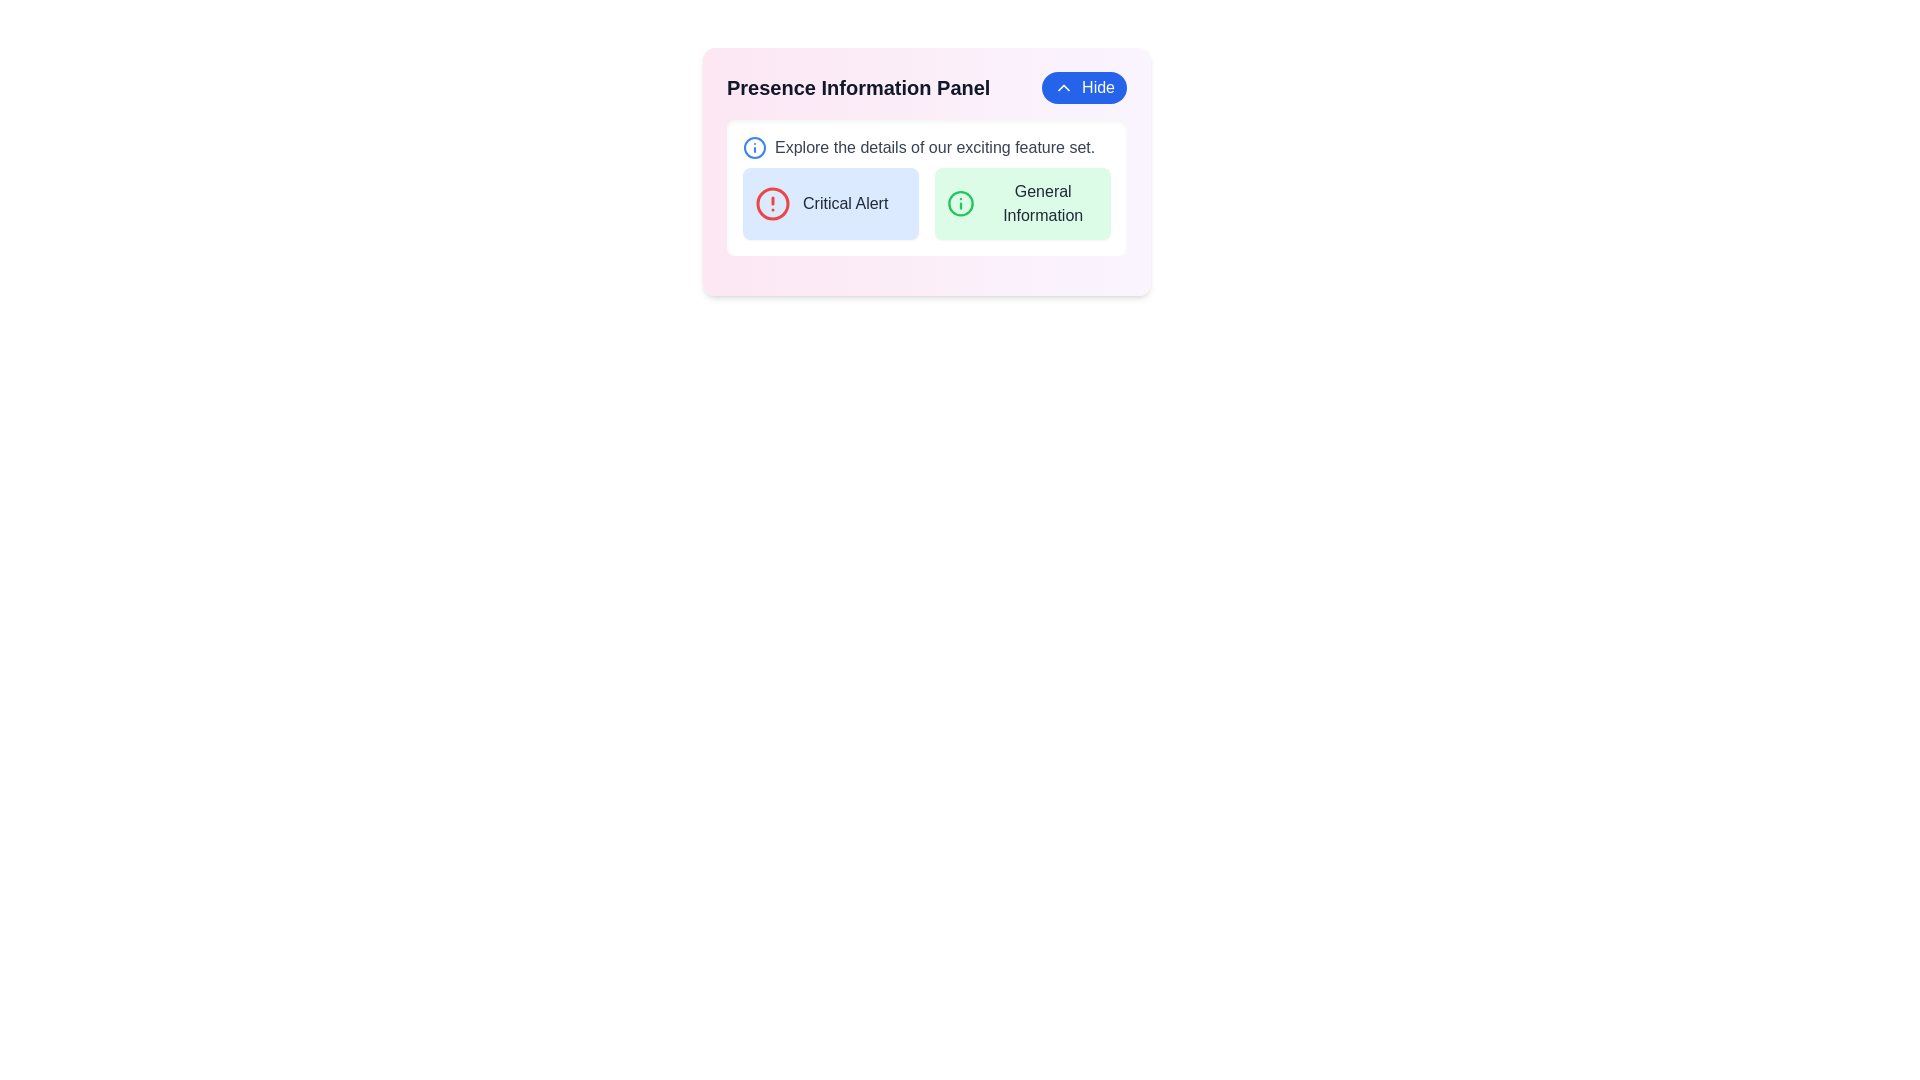 This screenshot has width=1920, height=1080. What do you see at coordinates (771, 204) in the screenshot?
I see `the critical alert icon located in the 'Critical Alert' section, adjacent to the 'General Information' button` at bounding box center [771, 204].